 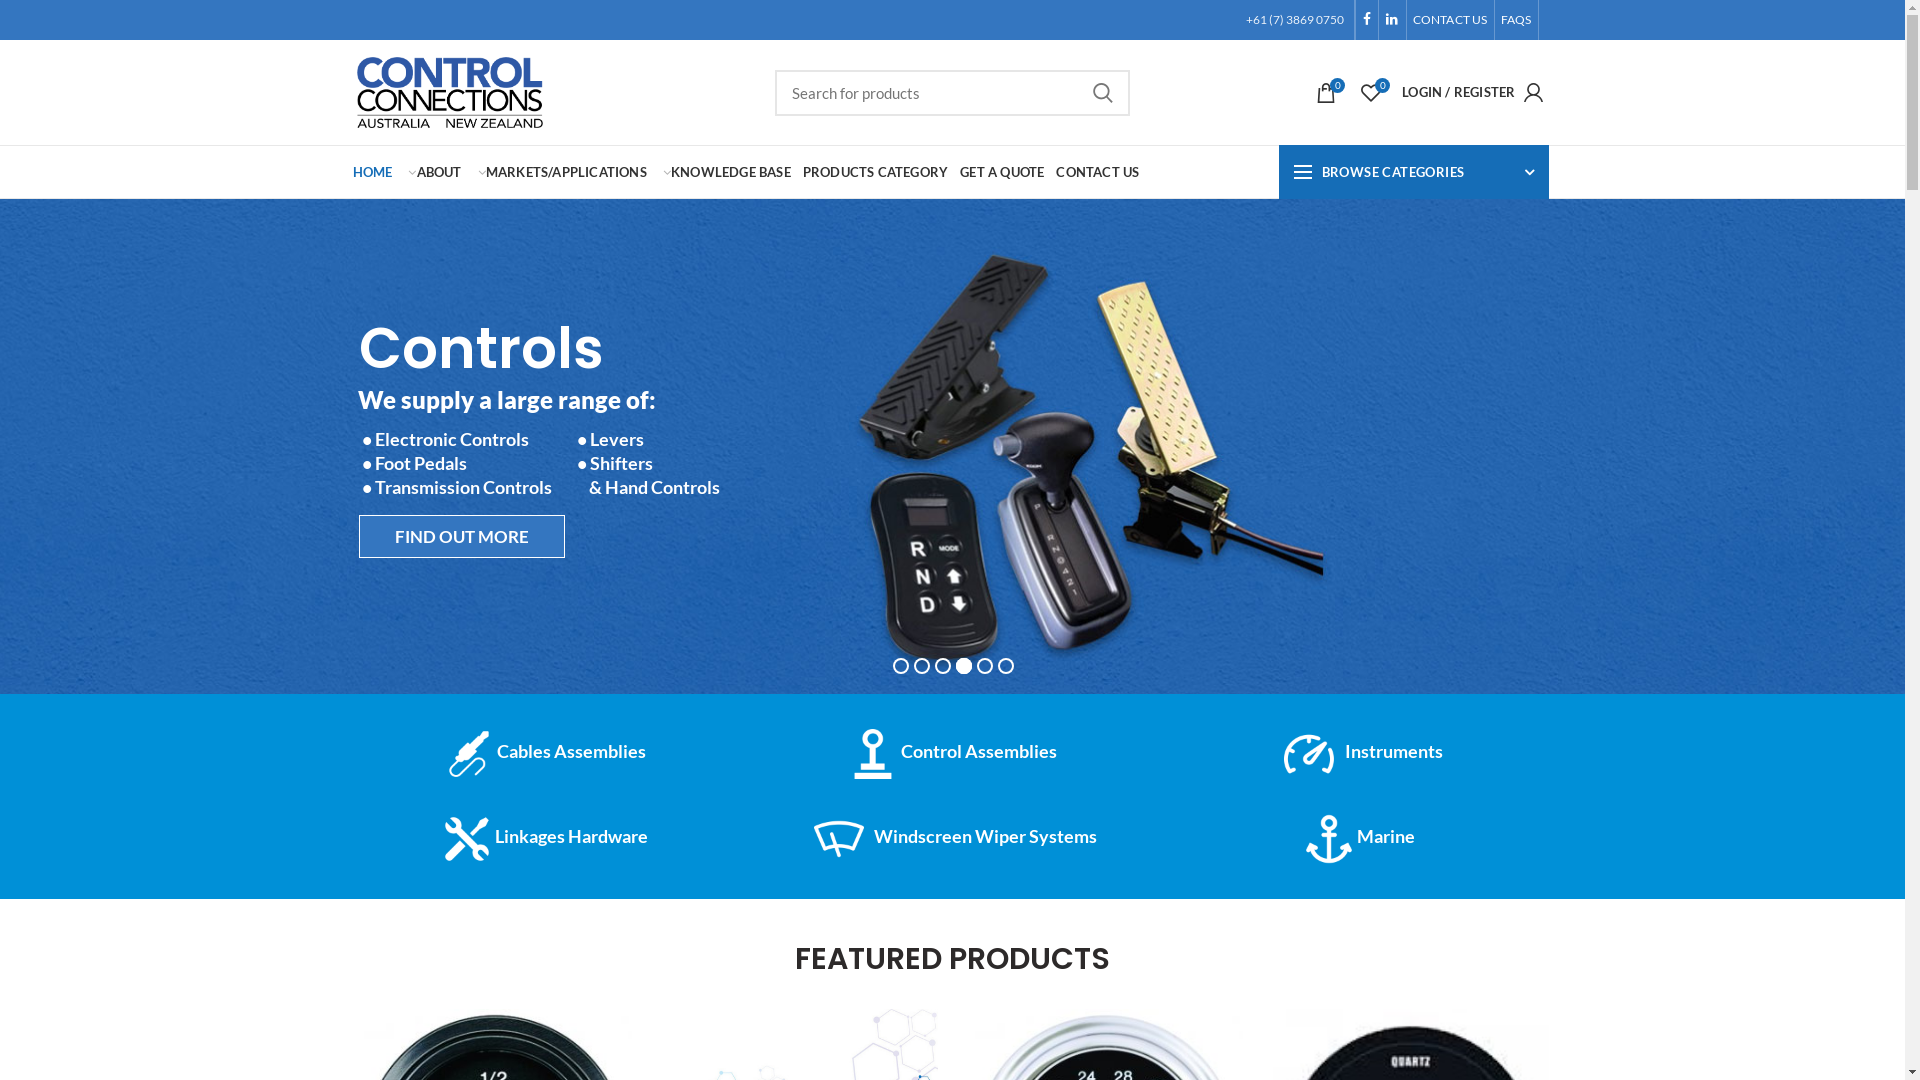 What do you see at coordinates (1002, 171) in the screenshot?
I see `'GET A QUOTE'` at bounding box center [1002, 171].